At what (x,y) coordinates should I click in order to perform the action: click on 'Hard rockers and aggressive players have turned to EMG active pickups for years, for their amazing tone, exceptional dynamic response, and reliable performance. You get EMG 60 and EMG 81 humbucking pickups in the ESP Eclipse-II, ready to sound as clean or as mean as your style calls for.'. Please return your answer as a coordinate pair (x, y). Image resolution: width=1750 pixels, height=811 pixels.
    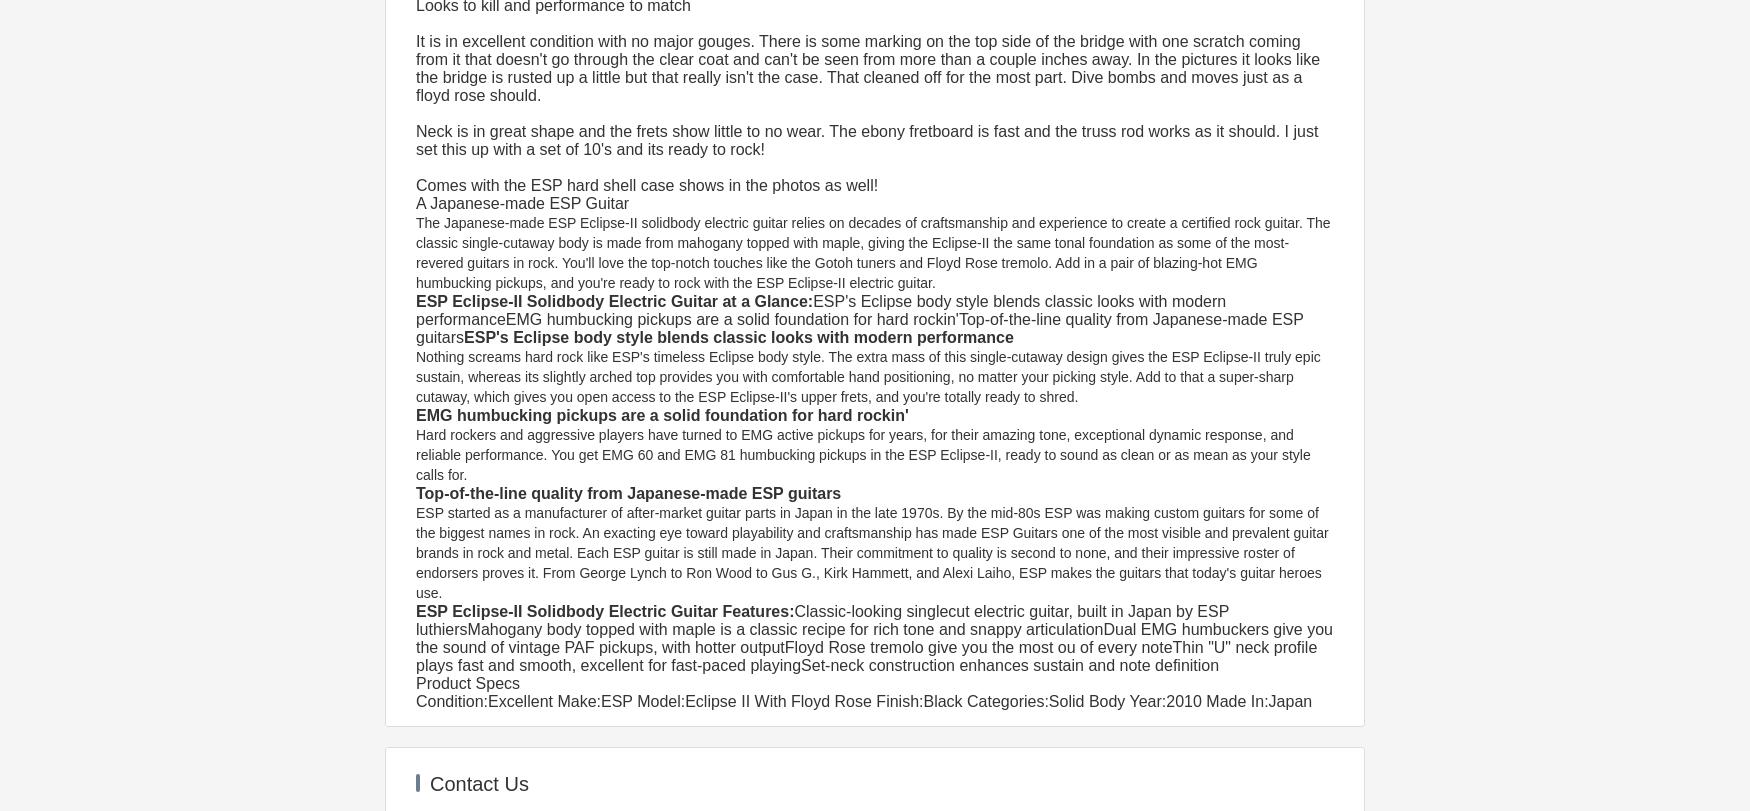
    Looking at the image, I should click on (414, 453).